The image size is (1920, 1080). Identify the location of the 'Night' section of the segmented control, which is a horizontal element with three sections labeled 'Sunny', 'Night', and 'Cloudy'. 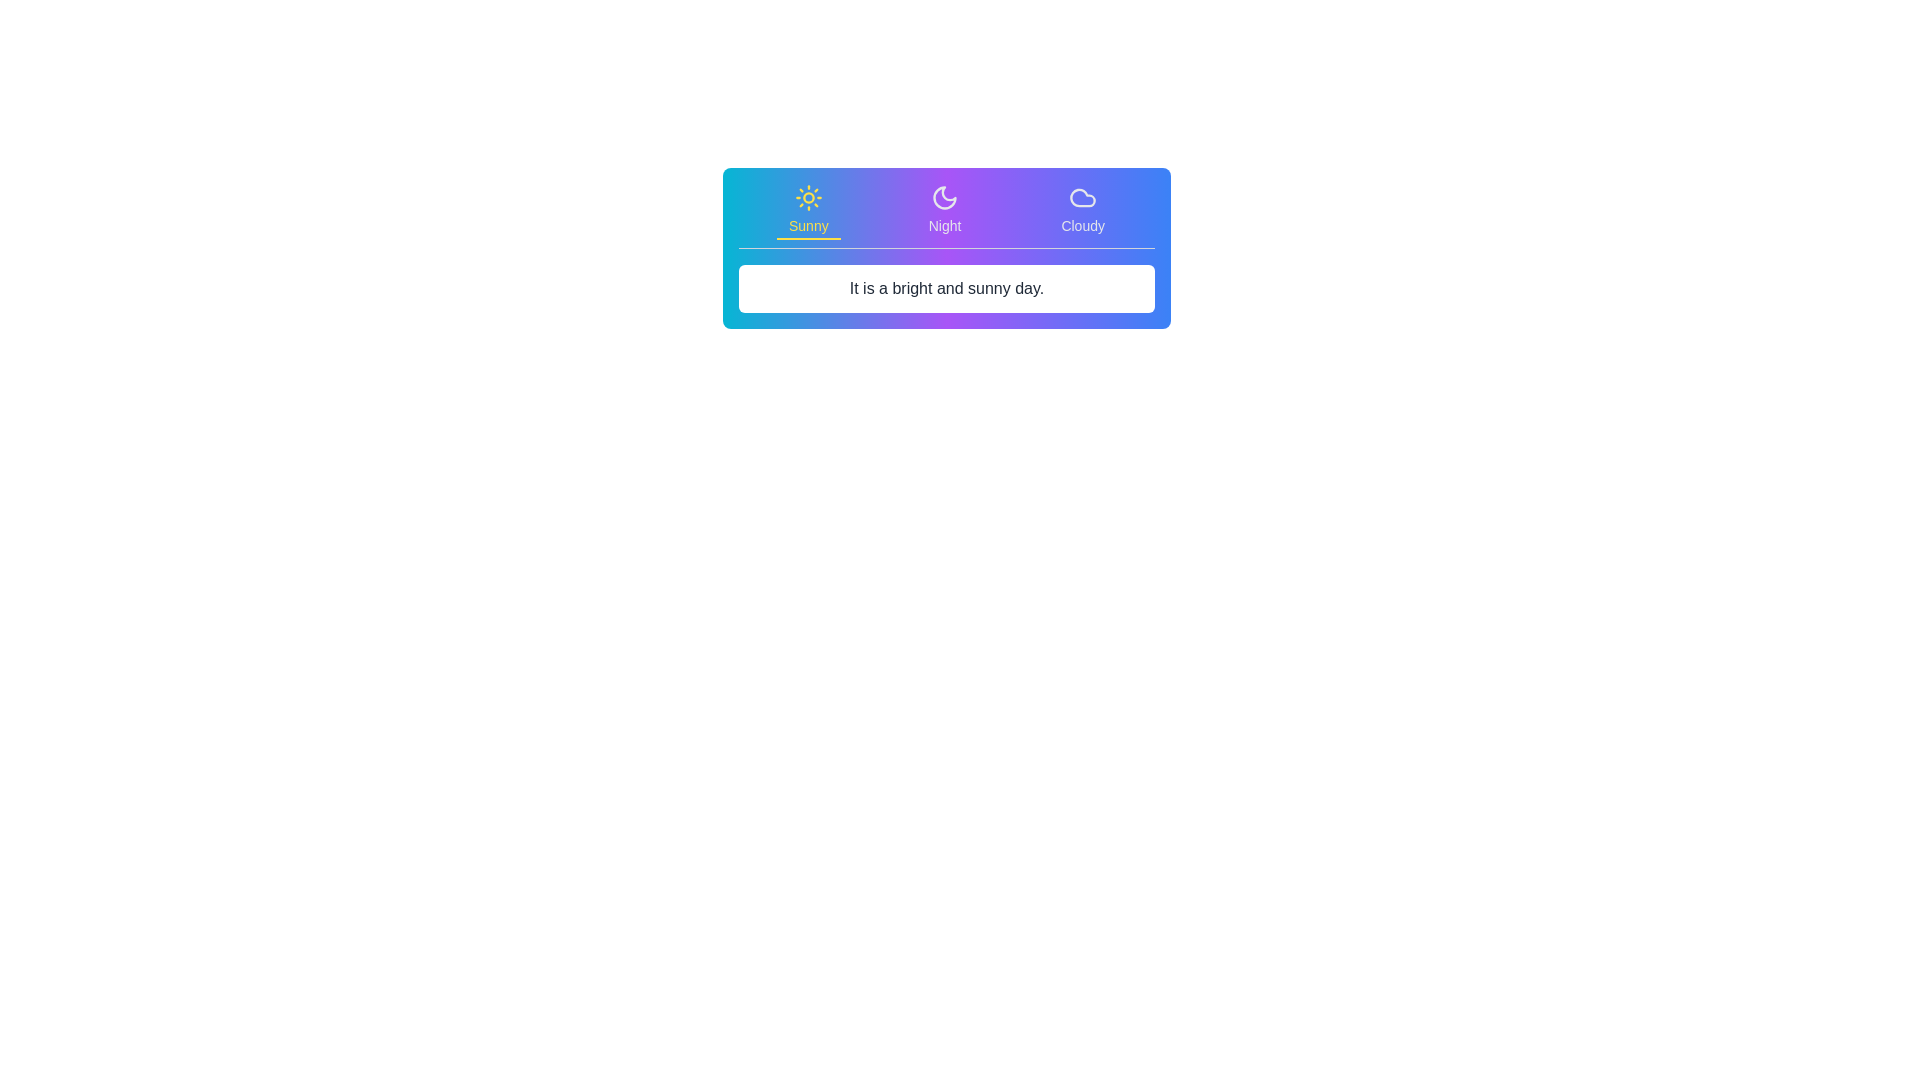
(945, 216).